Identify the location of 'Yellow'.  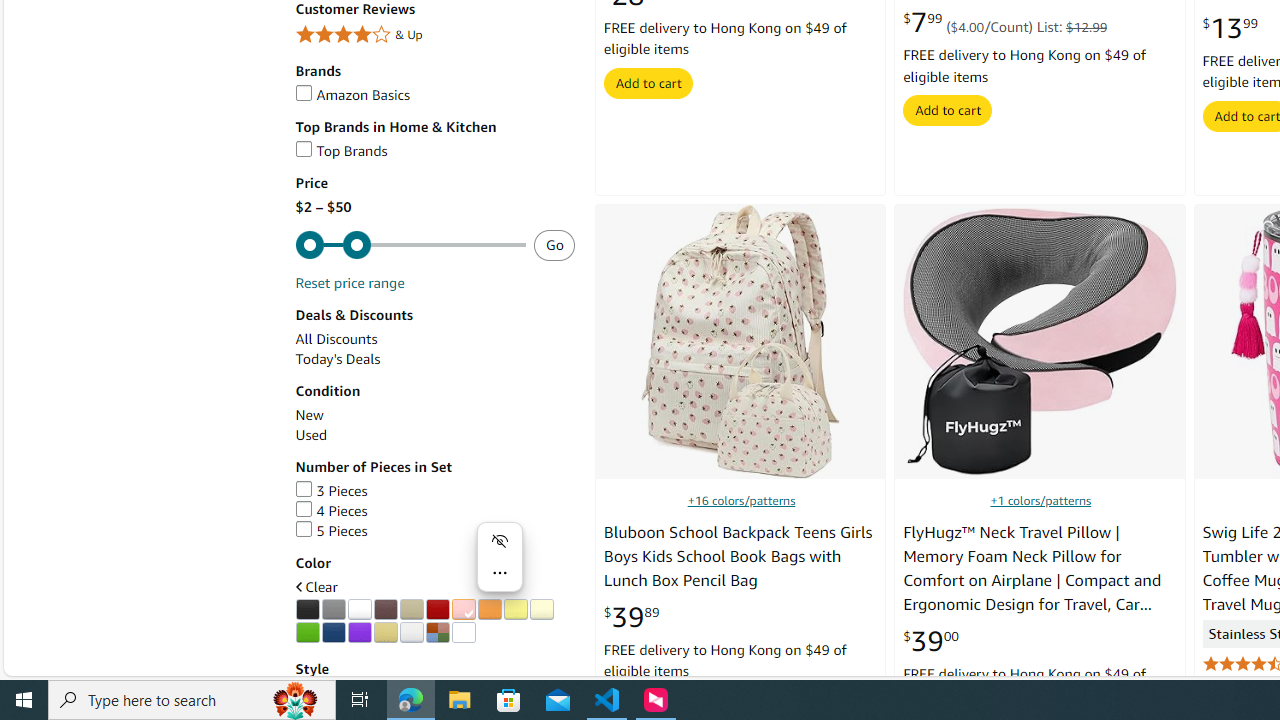
(515, 608).